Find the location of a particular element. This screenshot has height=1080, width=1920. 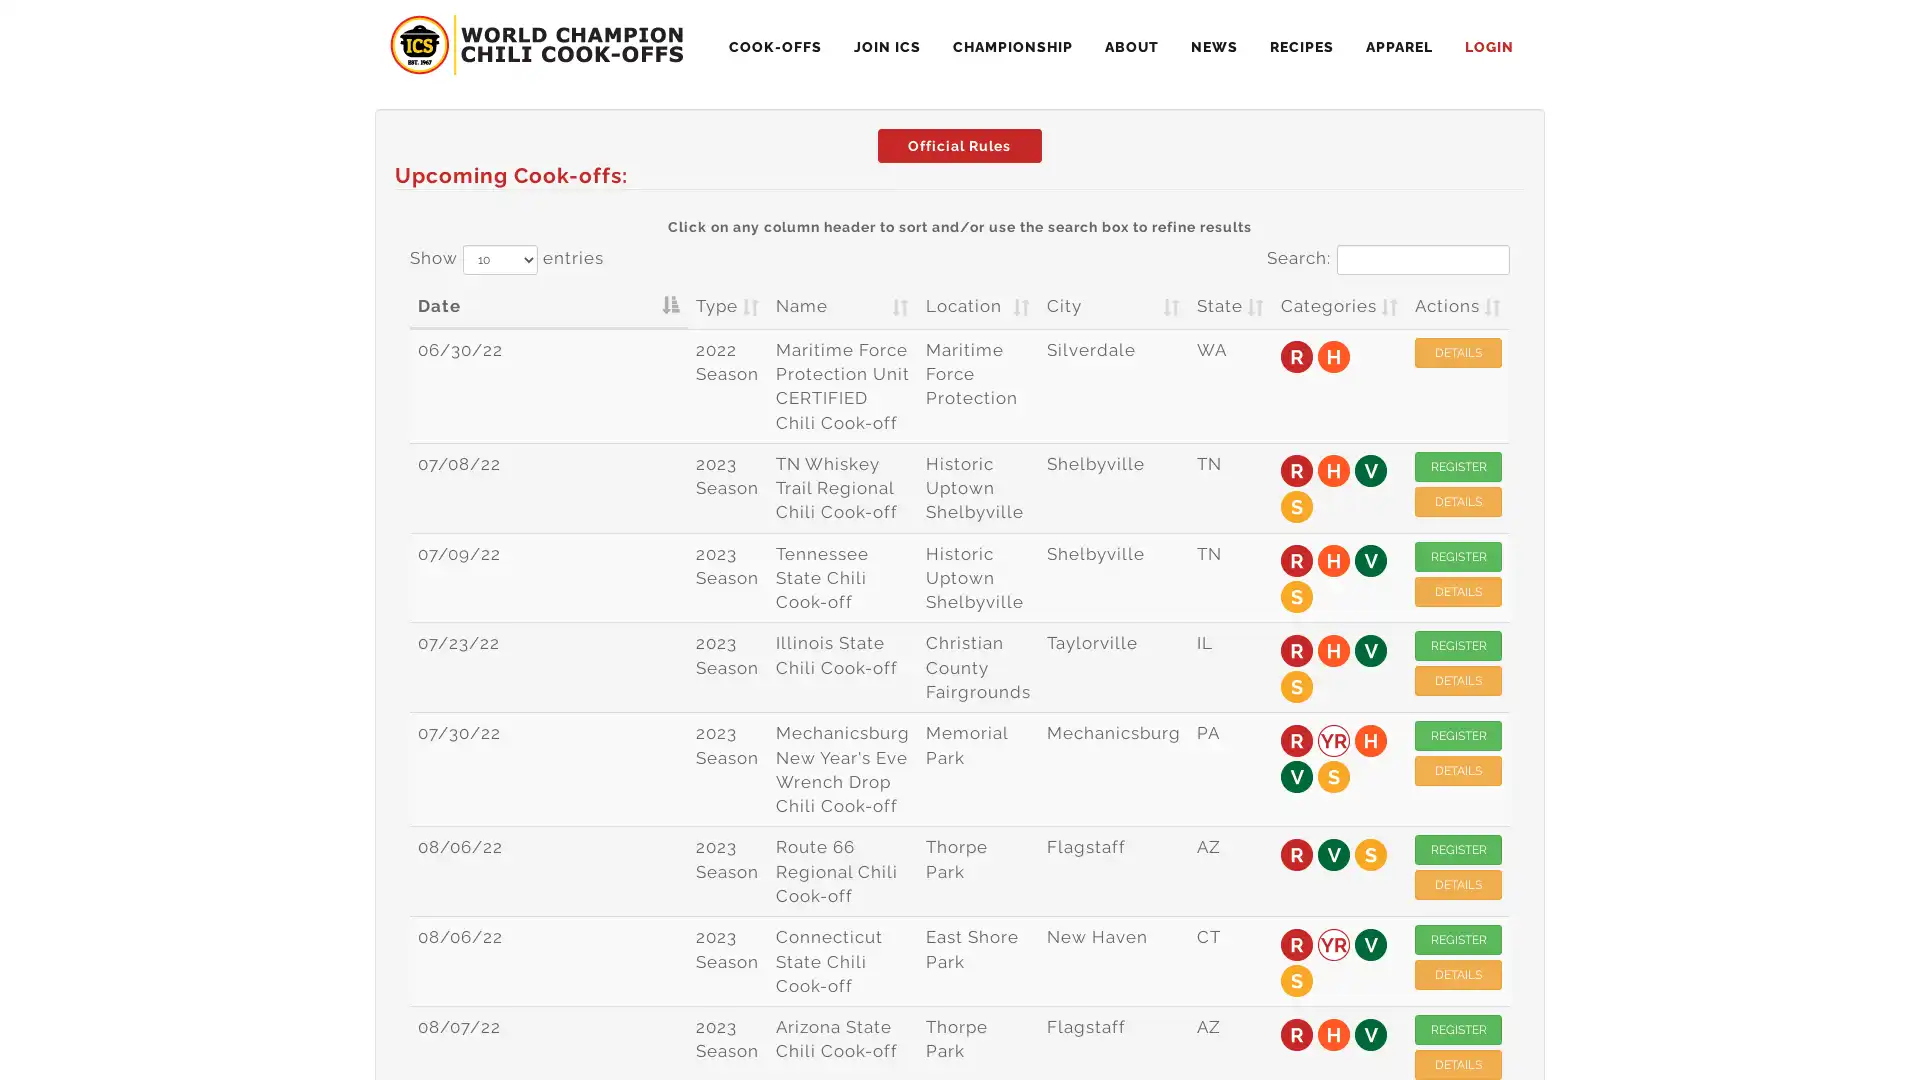

REGISTER is located at coordinates (1458, 555).